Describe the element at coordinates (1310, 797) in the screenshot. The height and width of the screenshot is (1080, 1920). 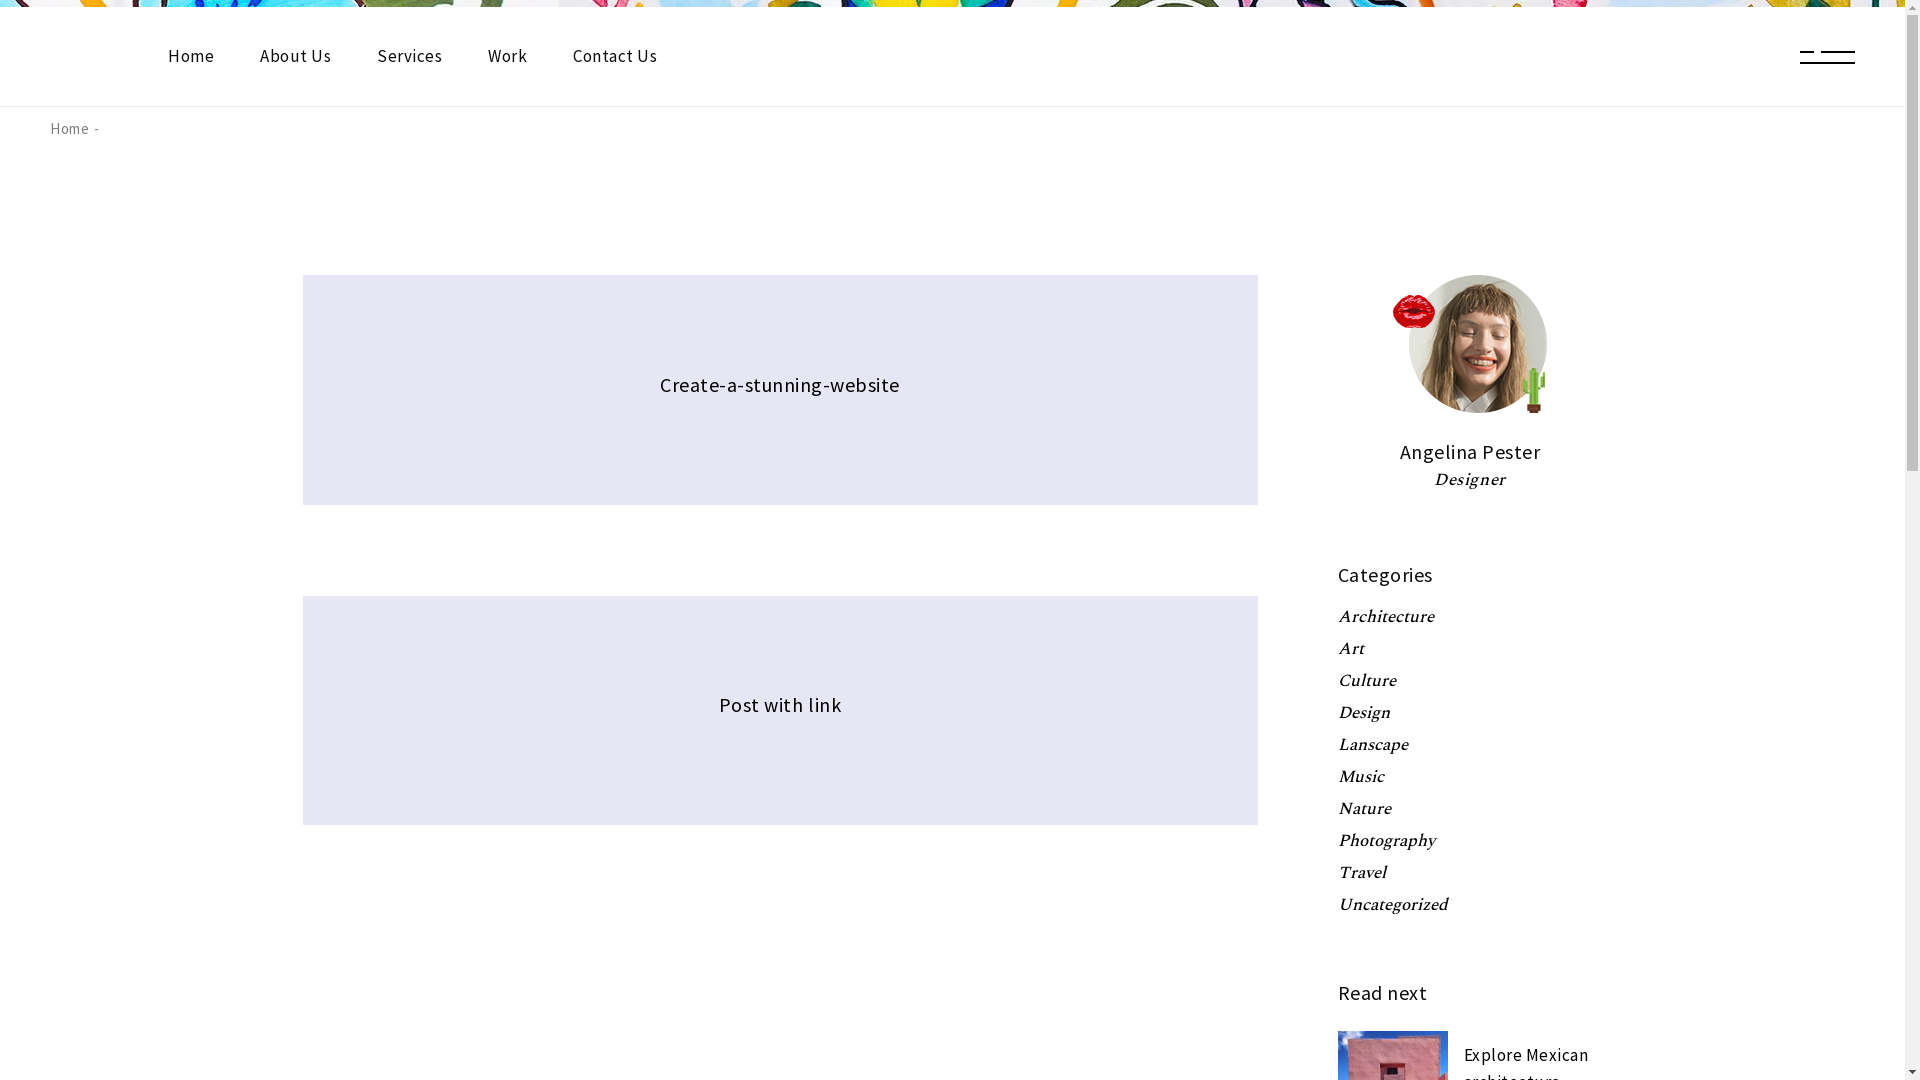
I see `'info@elkas.com.au'` at that location.